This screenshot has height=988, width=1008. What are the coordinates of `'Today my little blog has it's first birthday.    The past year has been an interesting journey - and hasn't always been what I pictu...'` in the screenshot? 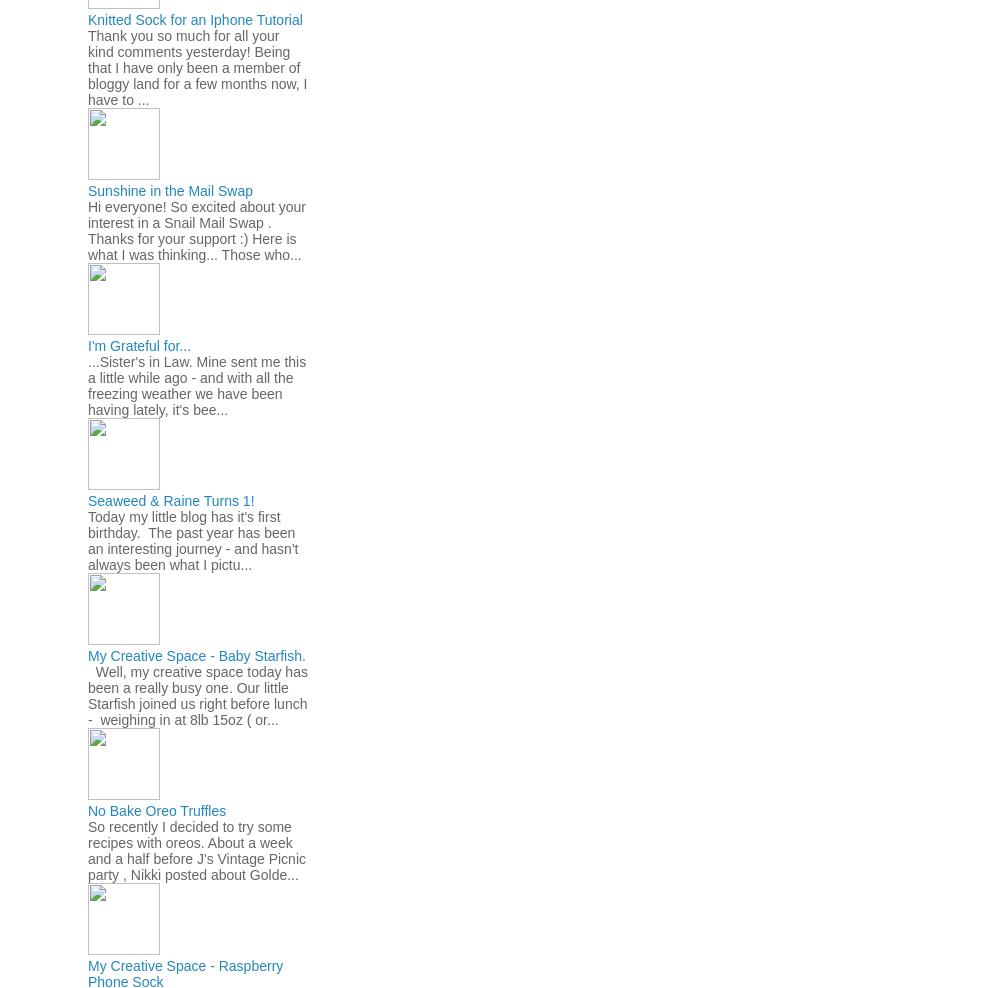 It's located at (193, 539).